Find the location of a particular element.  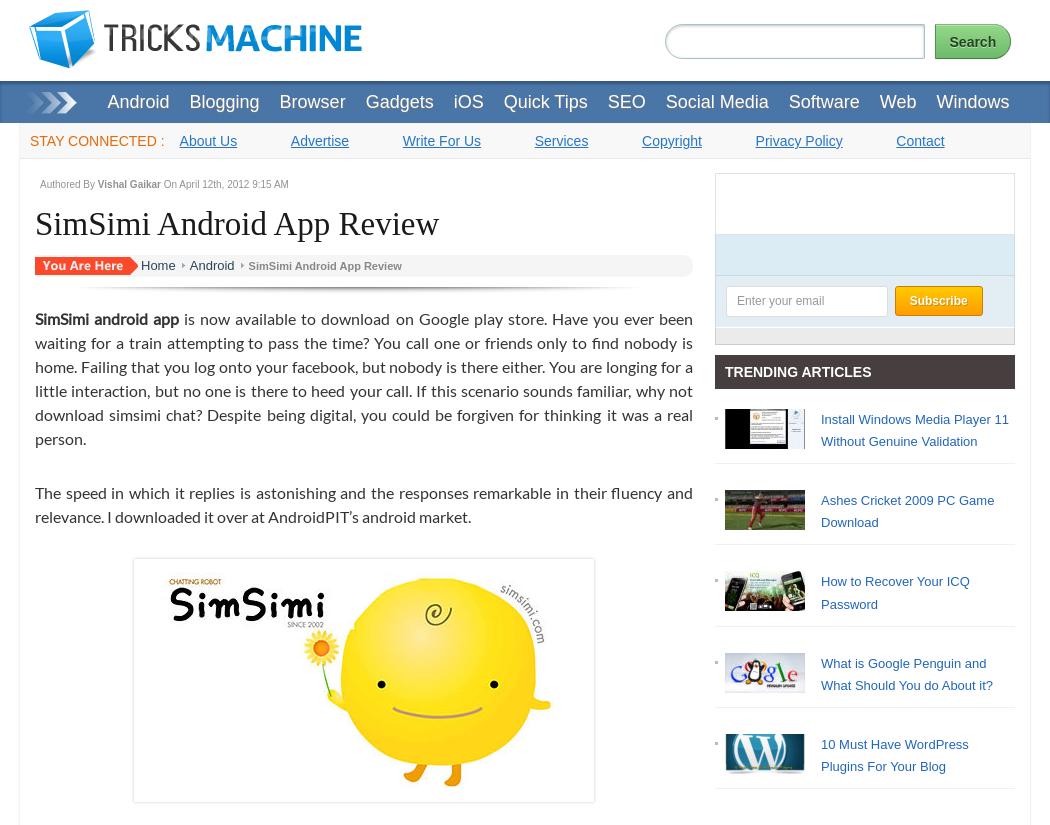

'About Us' is located at coordinates (207, 139).